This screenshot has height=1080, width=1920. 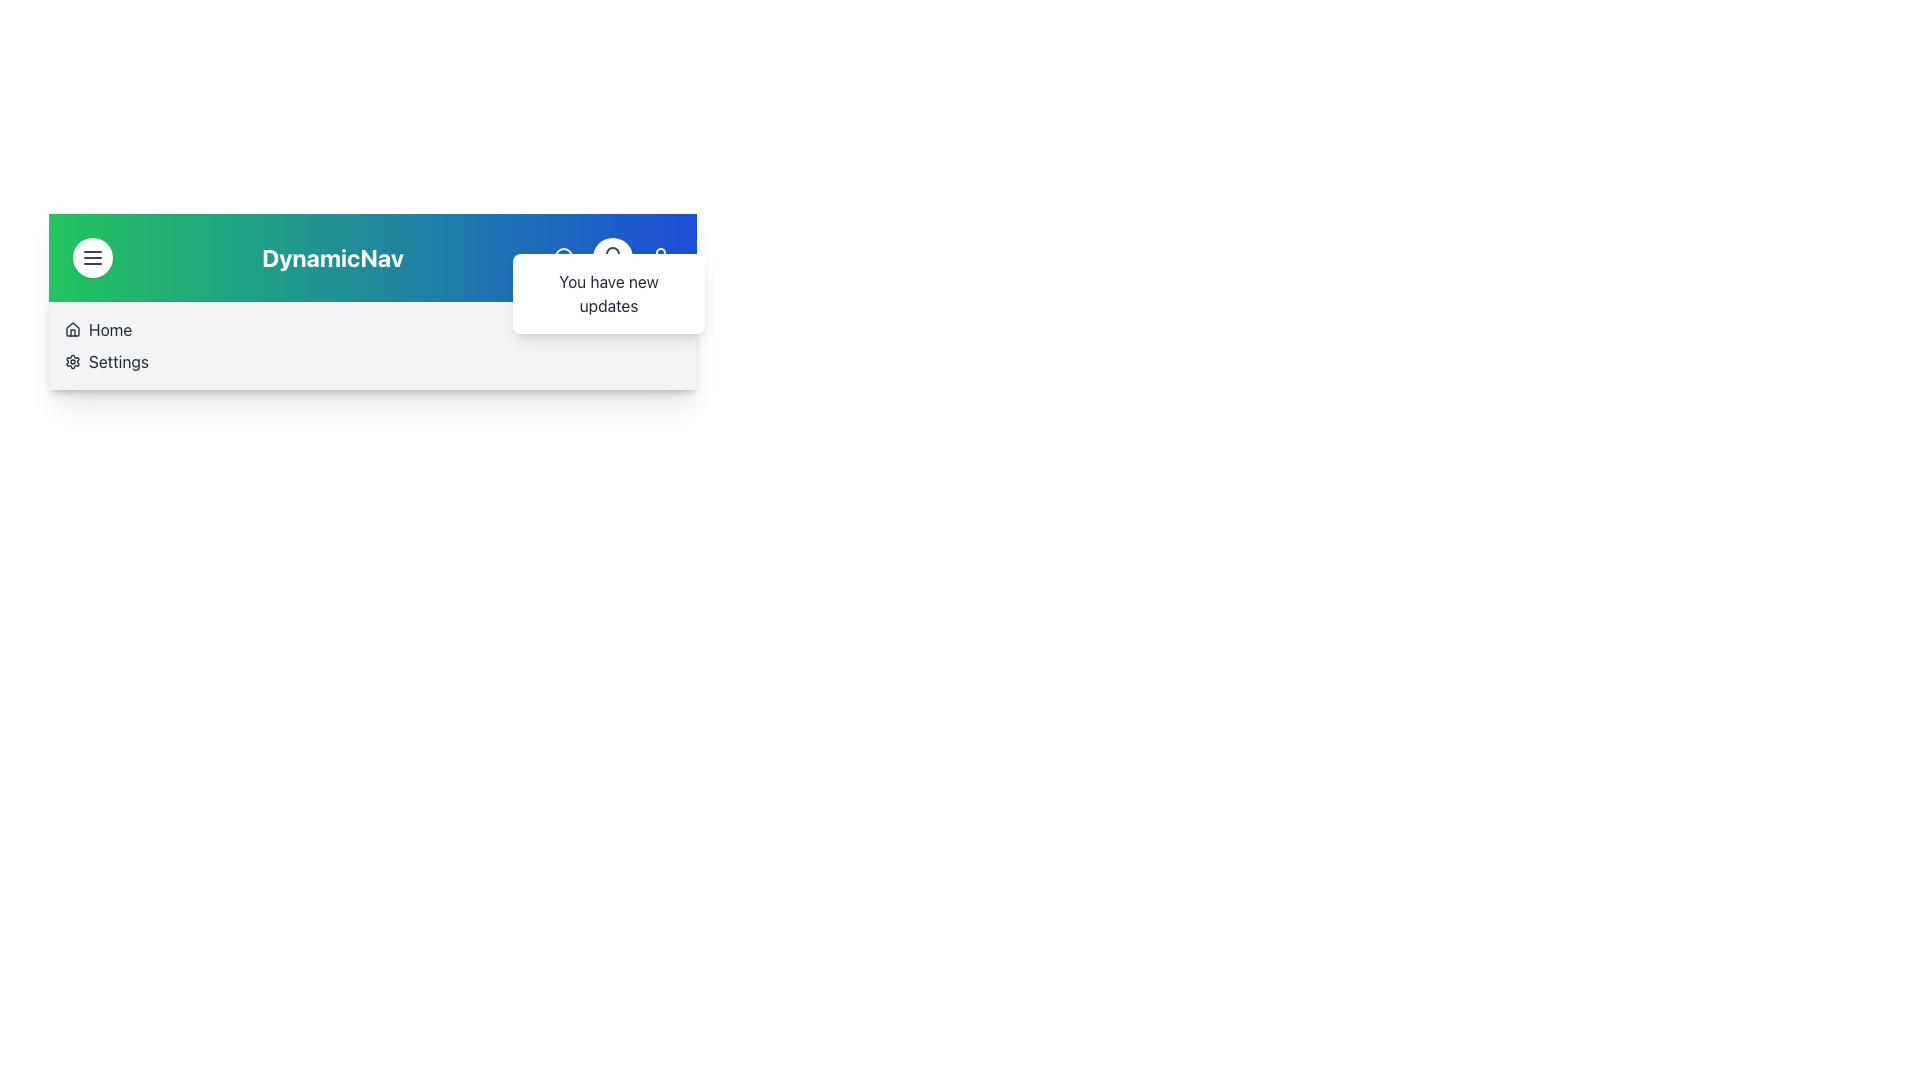 What do you see at coordinates (109, 329) in the screenshot?
I see `the Text label that indicates navigation to the homepage, positioned to the right of the house-shaped icon in the navigation bar` at bounding box center [109, 329].